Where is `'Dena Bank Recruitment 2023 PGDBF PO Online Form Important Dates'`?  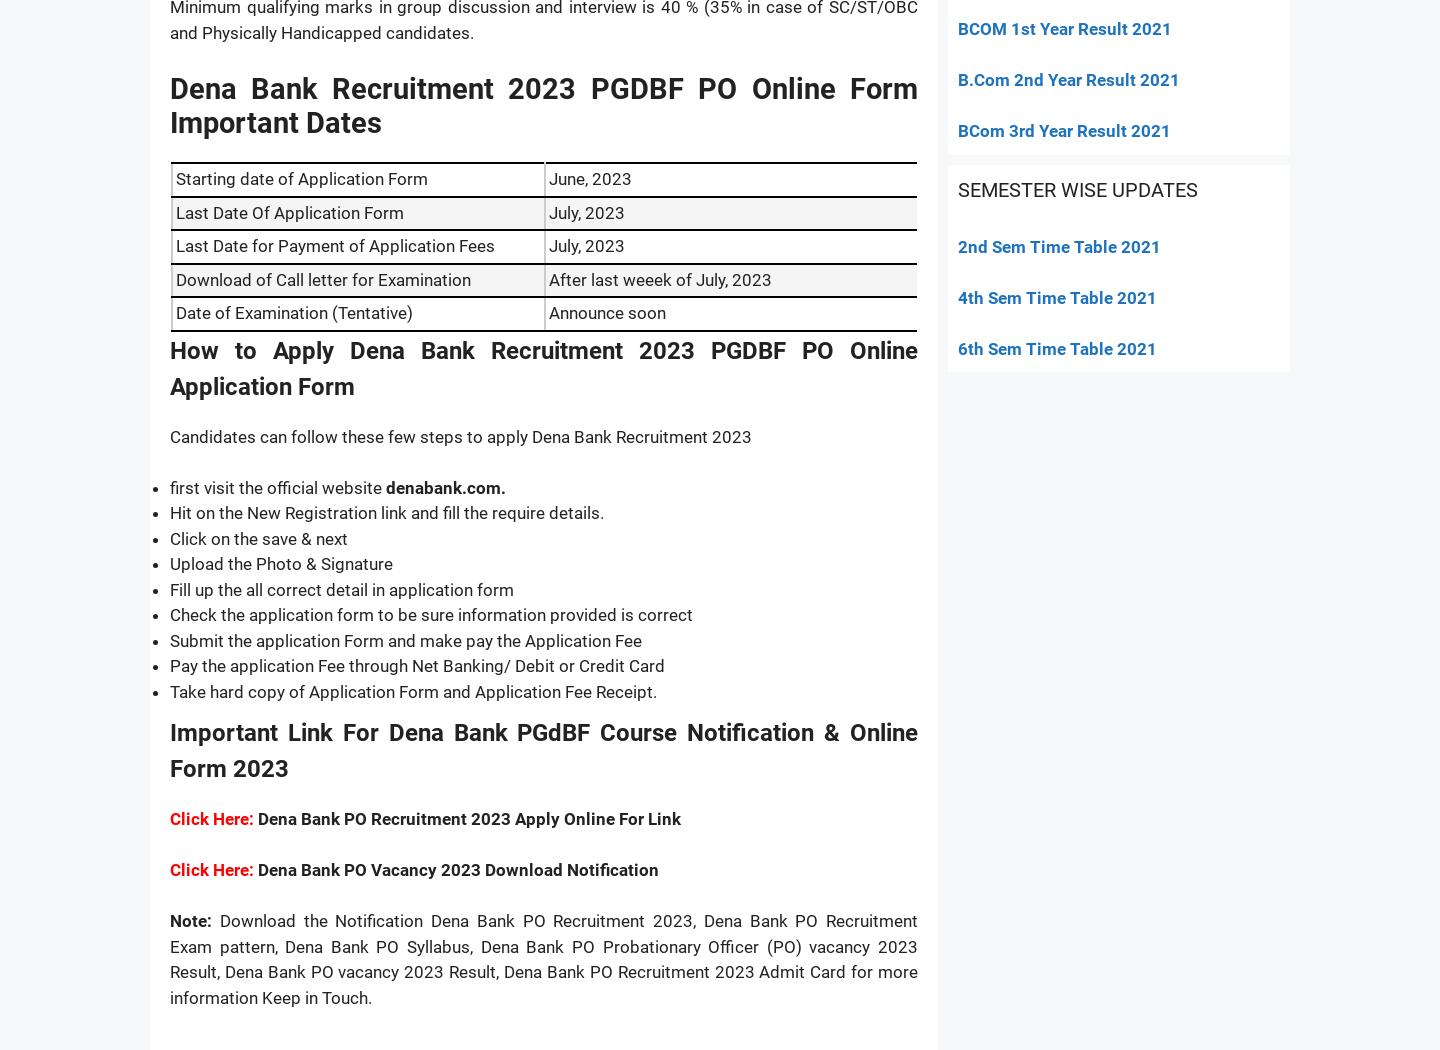 'Dena Bank Recruitment 2023 PGDBF PO Online Form Important Dates' is located at coordinates (544, 105).